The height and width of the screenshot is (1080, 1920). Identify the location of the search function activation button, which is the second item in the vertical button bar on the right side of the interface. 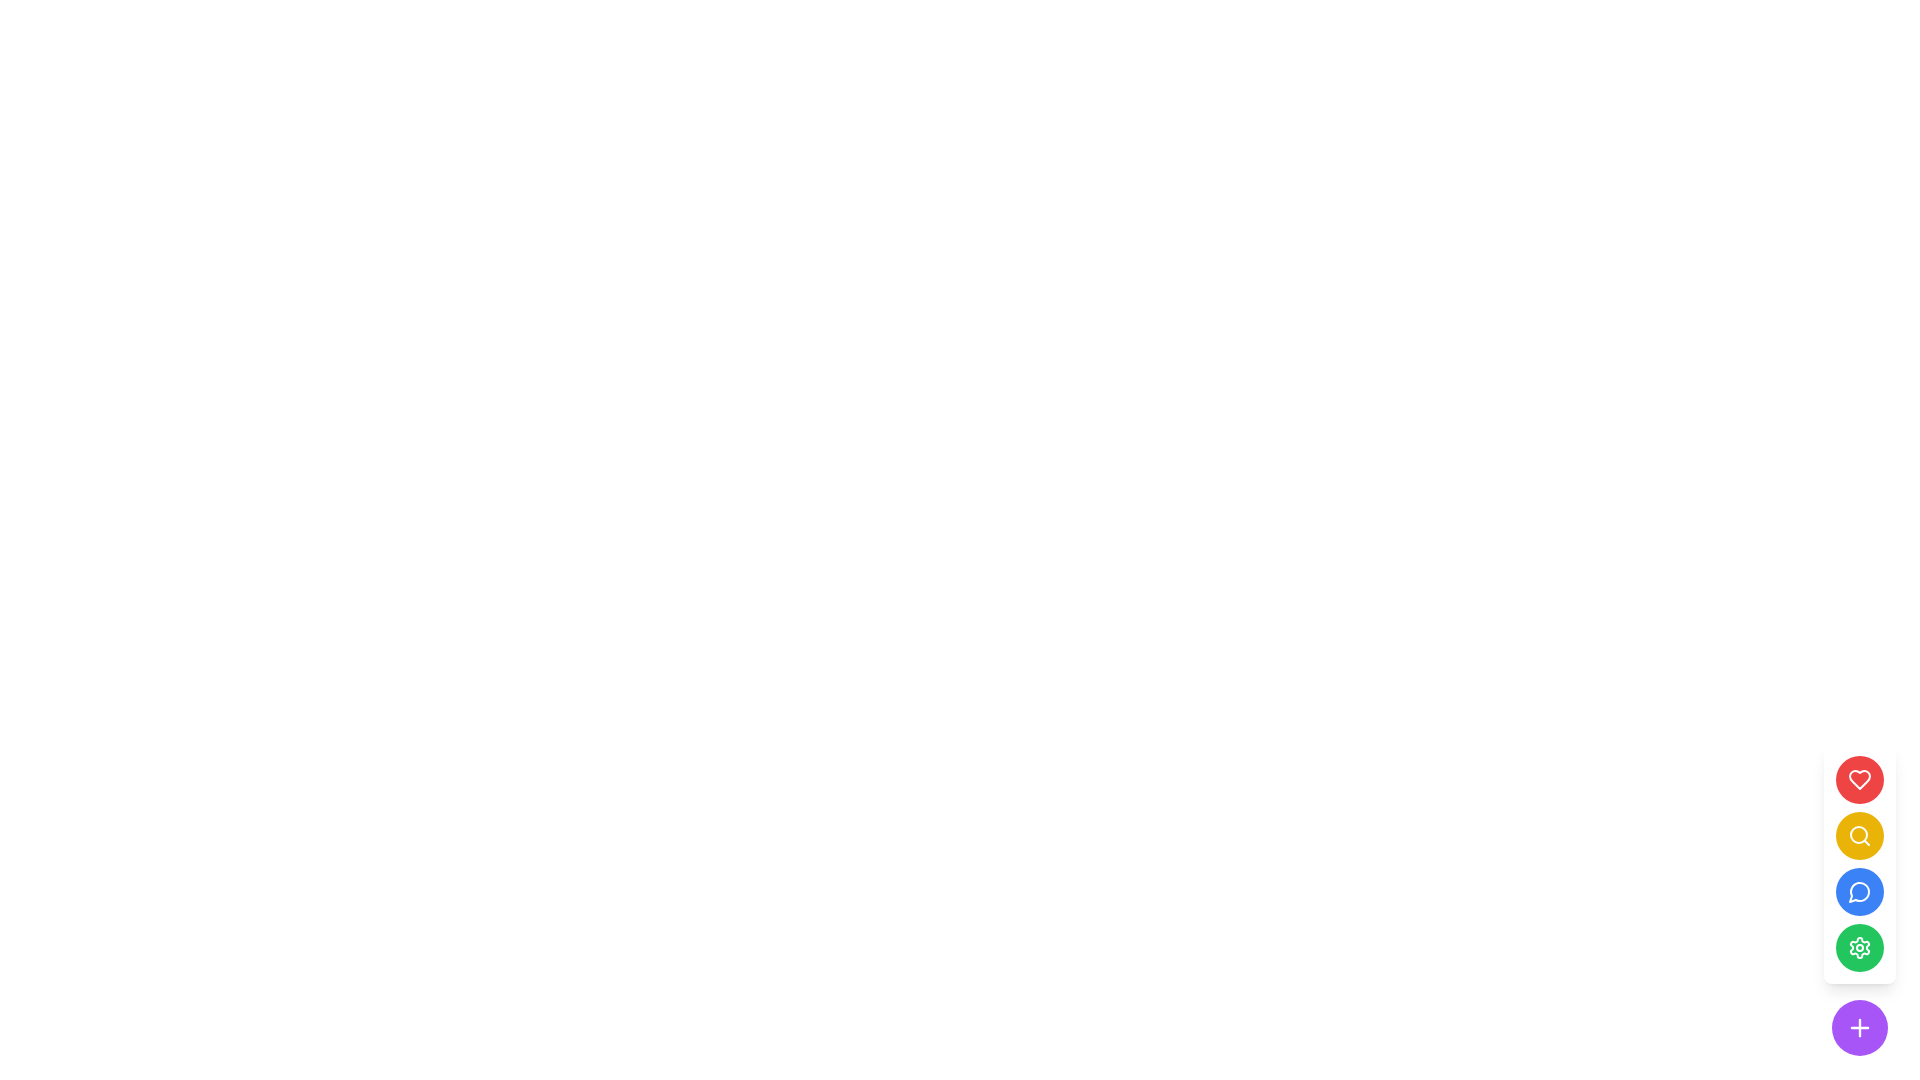
(1859, 836).